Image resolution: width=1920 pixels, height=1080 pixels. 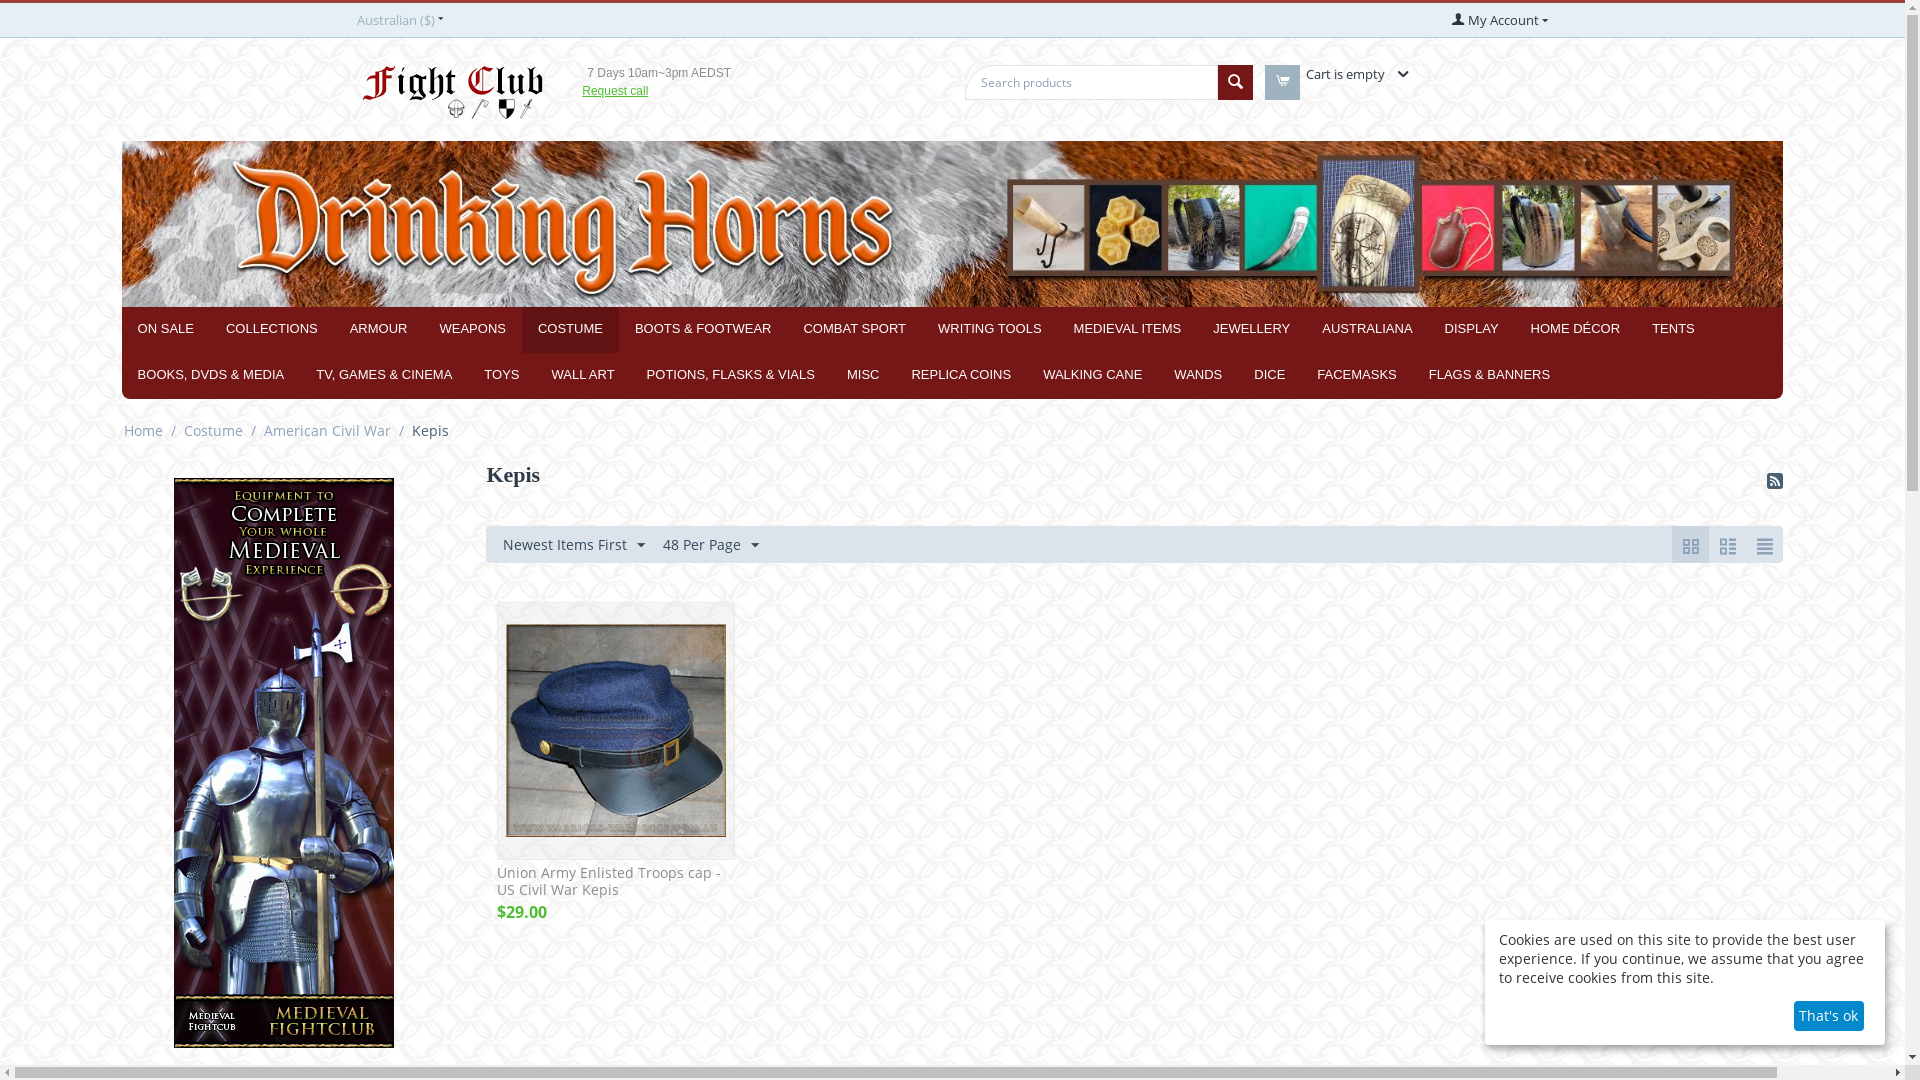 What do you see at coordinates (1794, 1015) in the screenshot?
I see `'That's ok'` at bounding box center [1794, 1015].